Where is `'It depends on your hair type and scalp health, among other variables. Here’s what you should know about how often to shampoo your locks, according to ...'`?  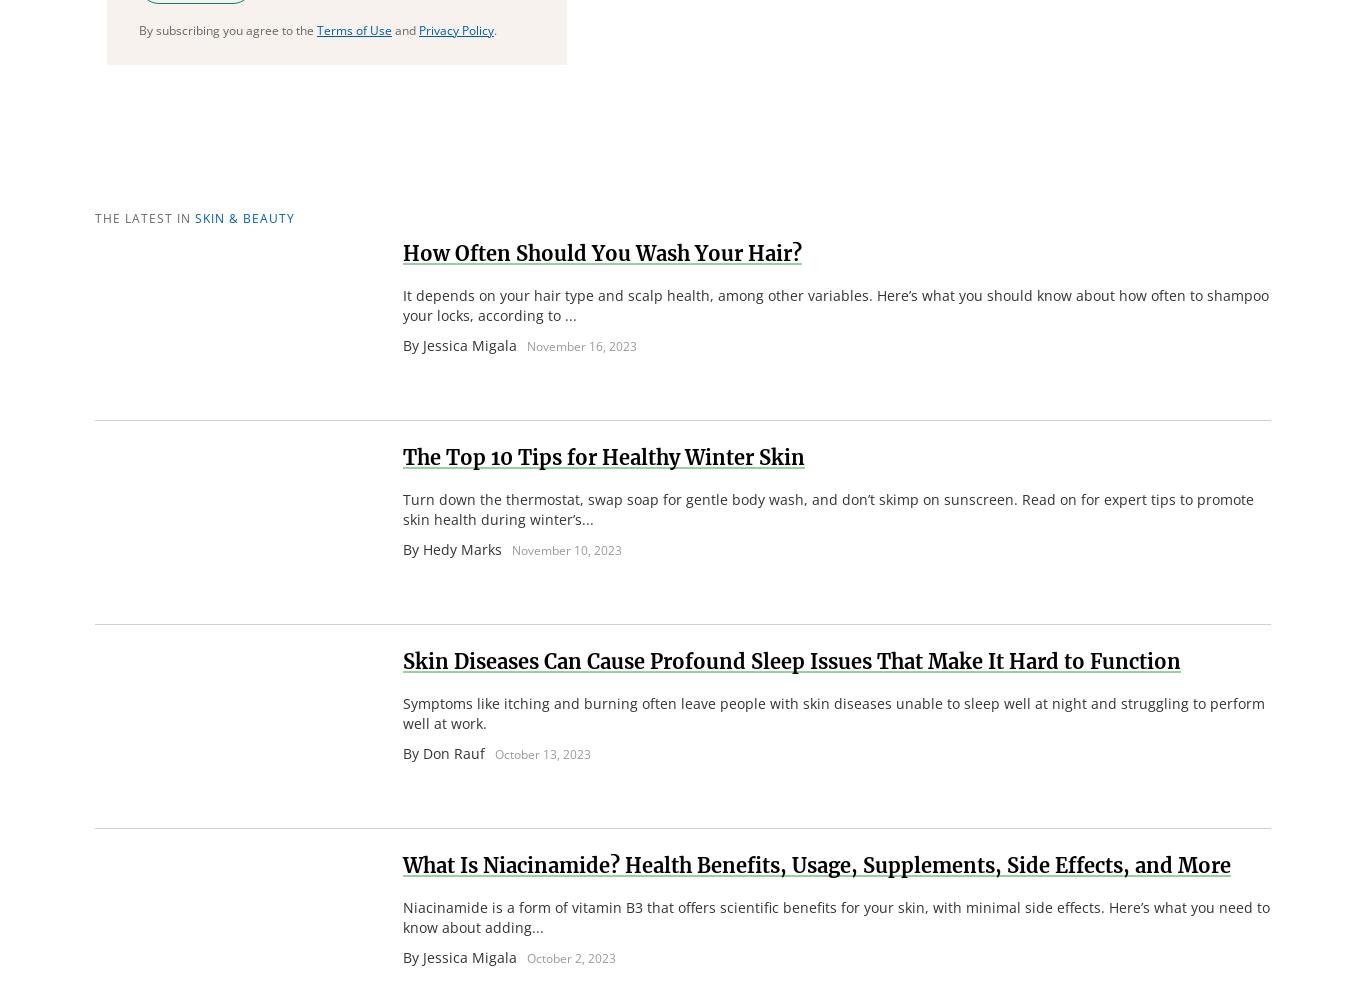 'It depends on your hair type and scalp health, among other variables. Here’s what you should know about how often to shampoo your locks, according to ...' is located at coordinates (834, 304).